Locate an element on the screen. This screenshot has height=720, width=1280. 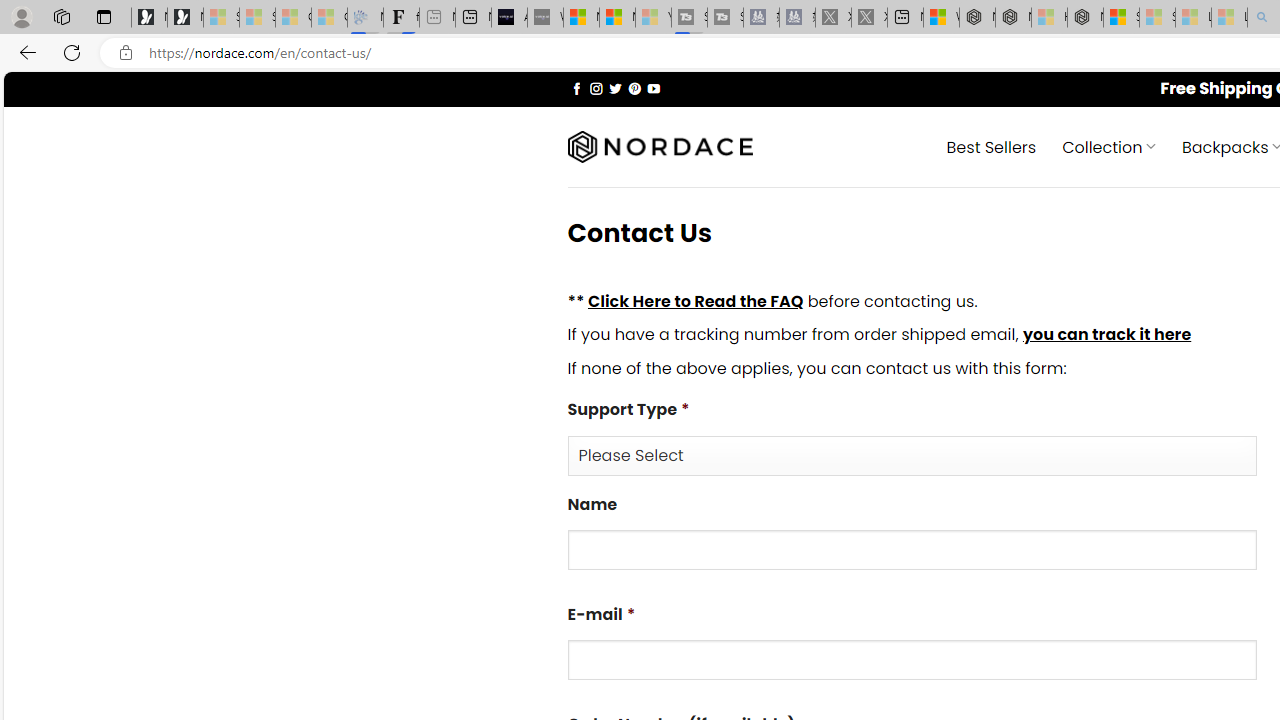
'Name' is located at coordinates (911, 550).